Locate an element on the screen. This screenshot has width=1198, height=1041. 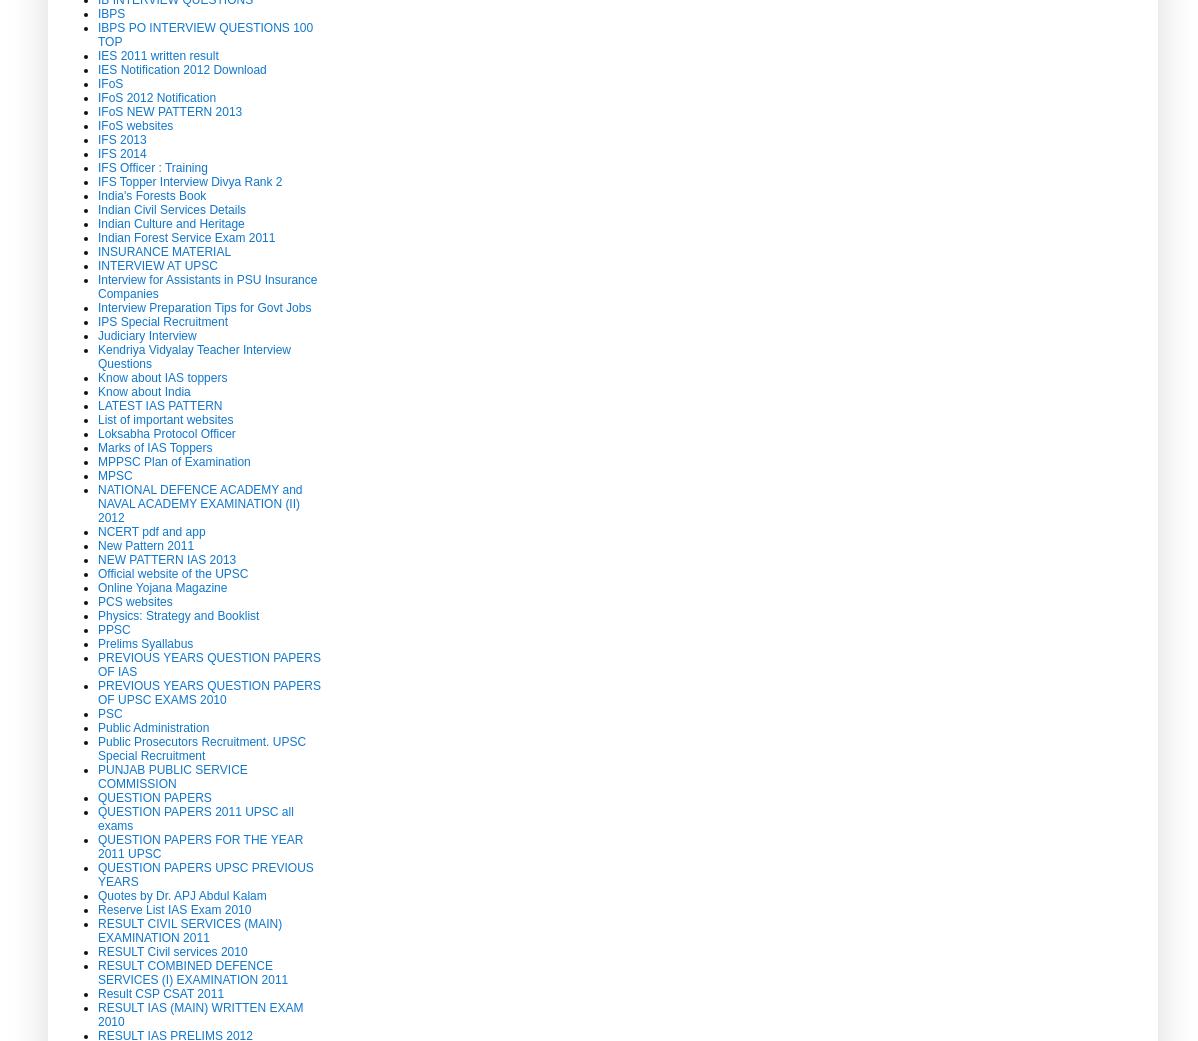
'QUESTION PAPERS UPSC PREVIOUS YEARS' is located at coordinates (97, 873).